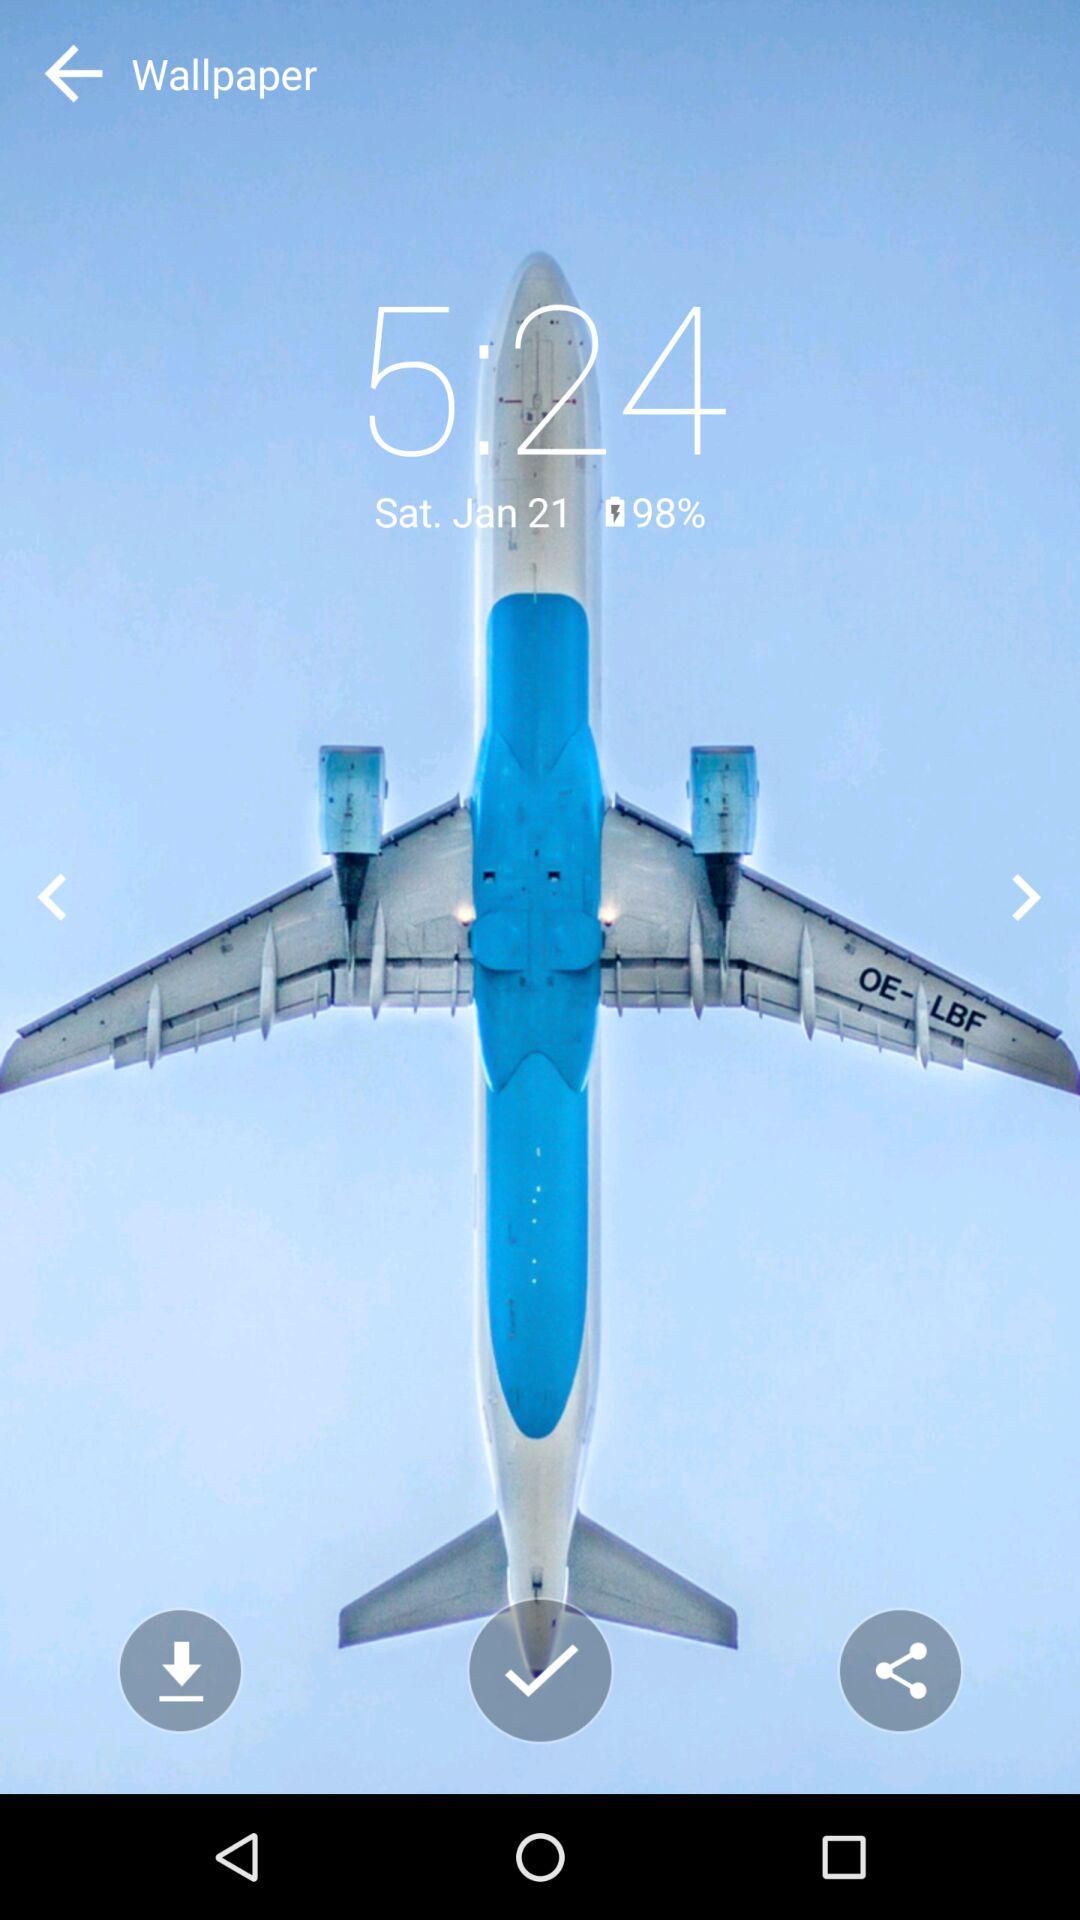  Describe the element at coordinates (1027, 896) in the screenshot. I see `the arrow_forward icon` at that location.